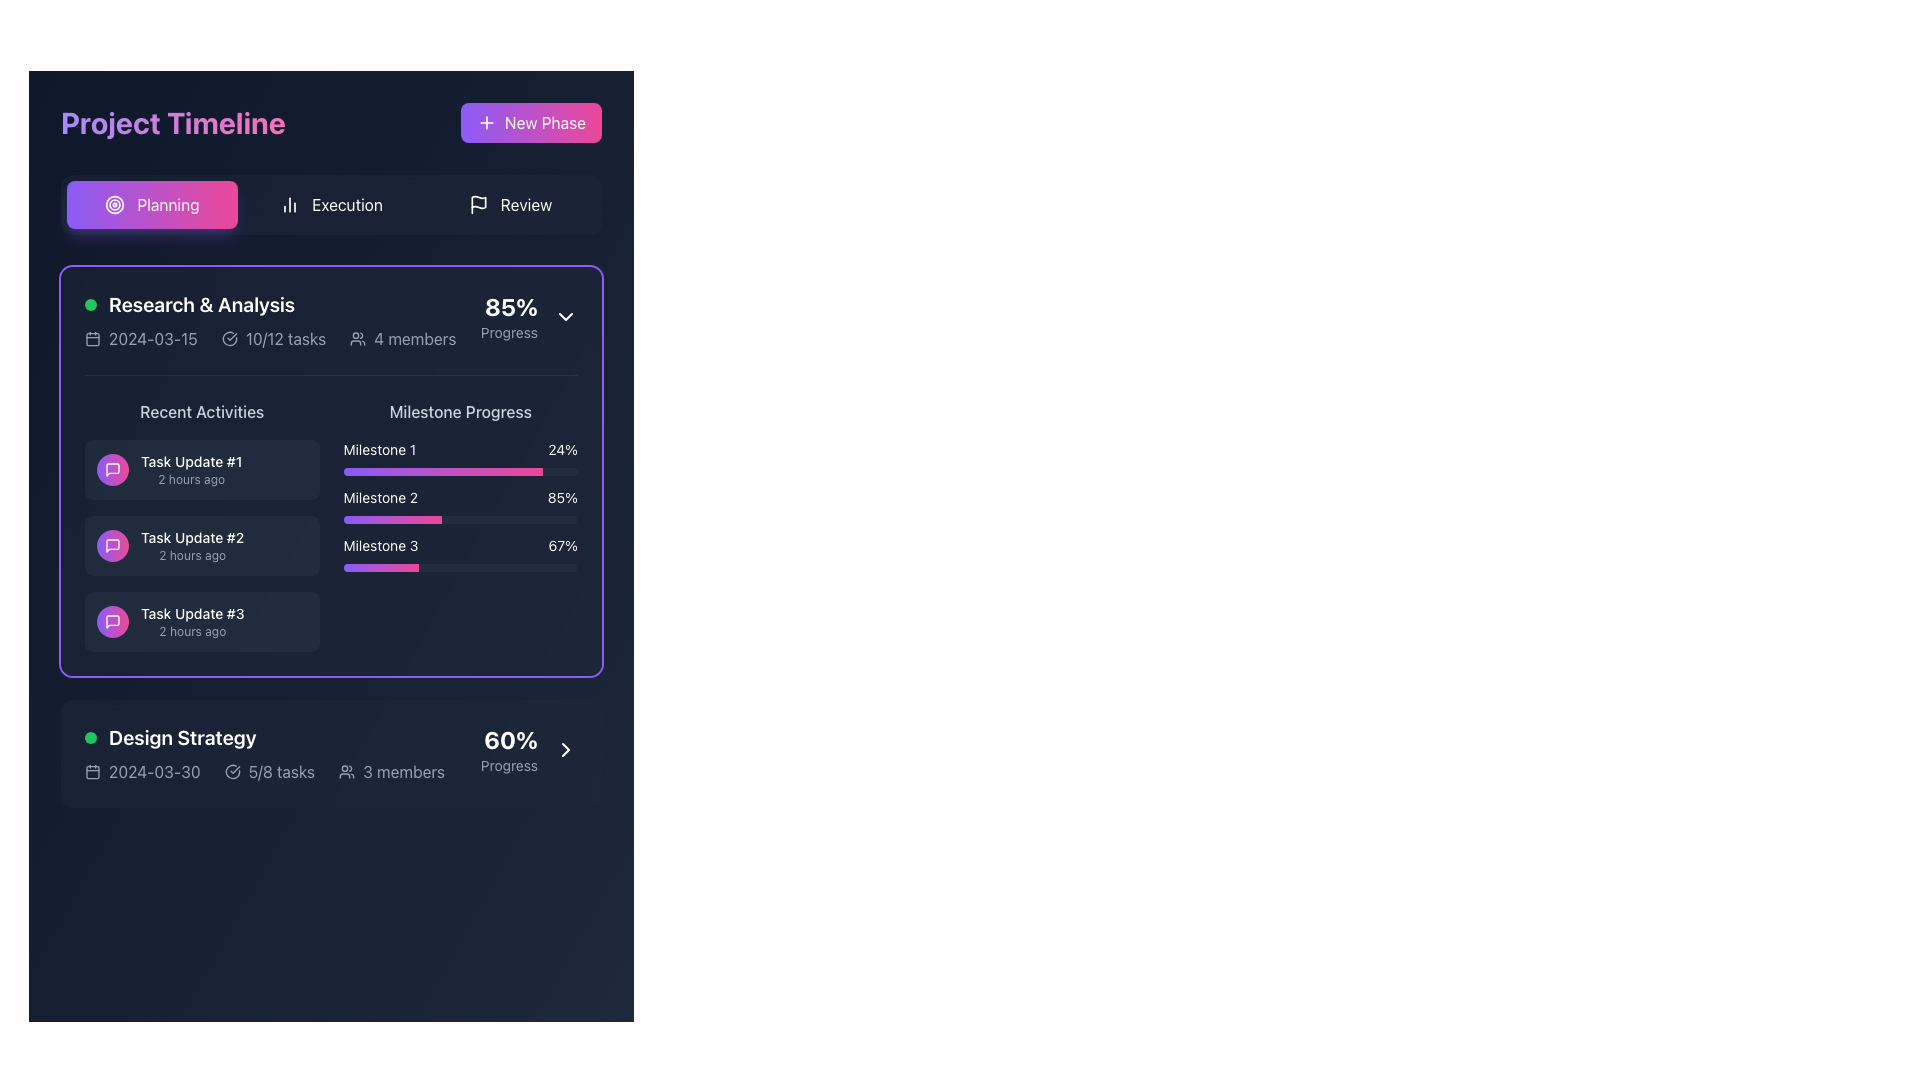 This screenshot has width=1920, height=1080. I want to click on information displayed in the second recent task update activity text block located in the 'Recent Activities' section on the left side of the 'Research & Analysis' card, so click(202, 524).